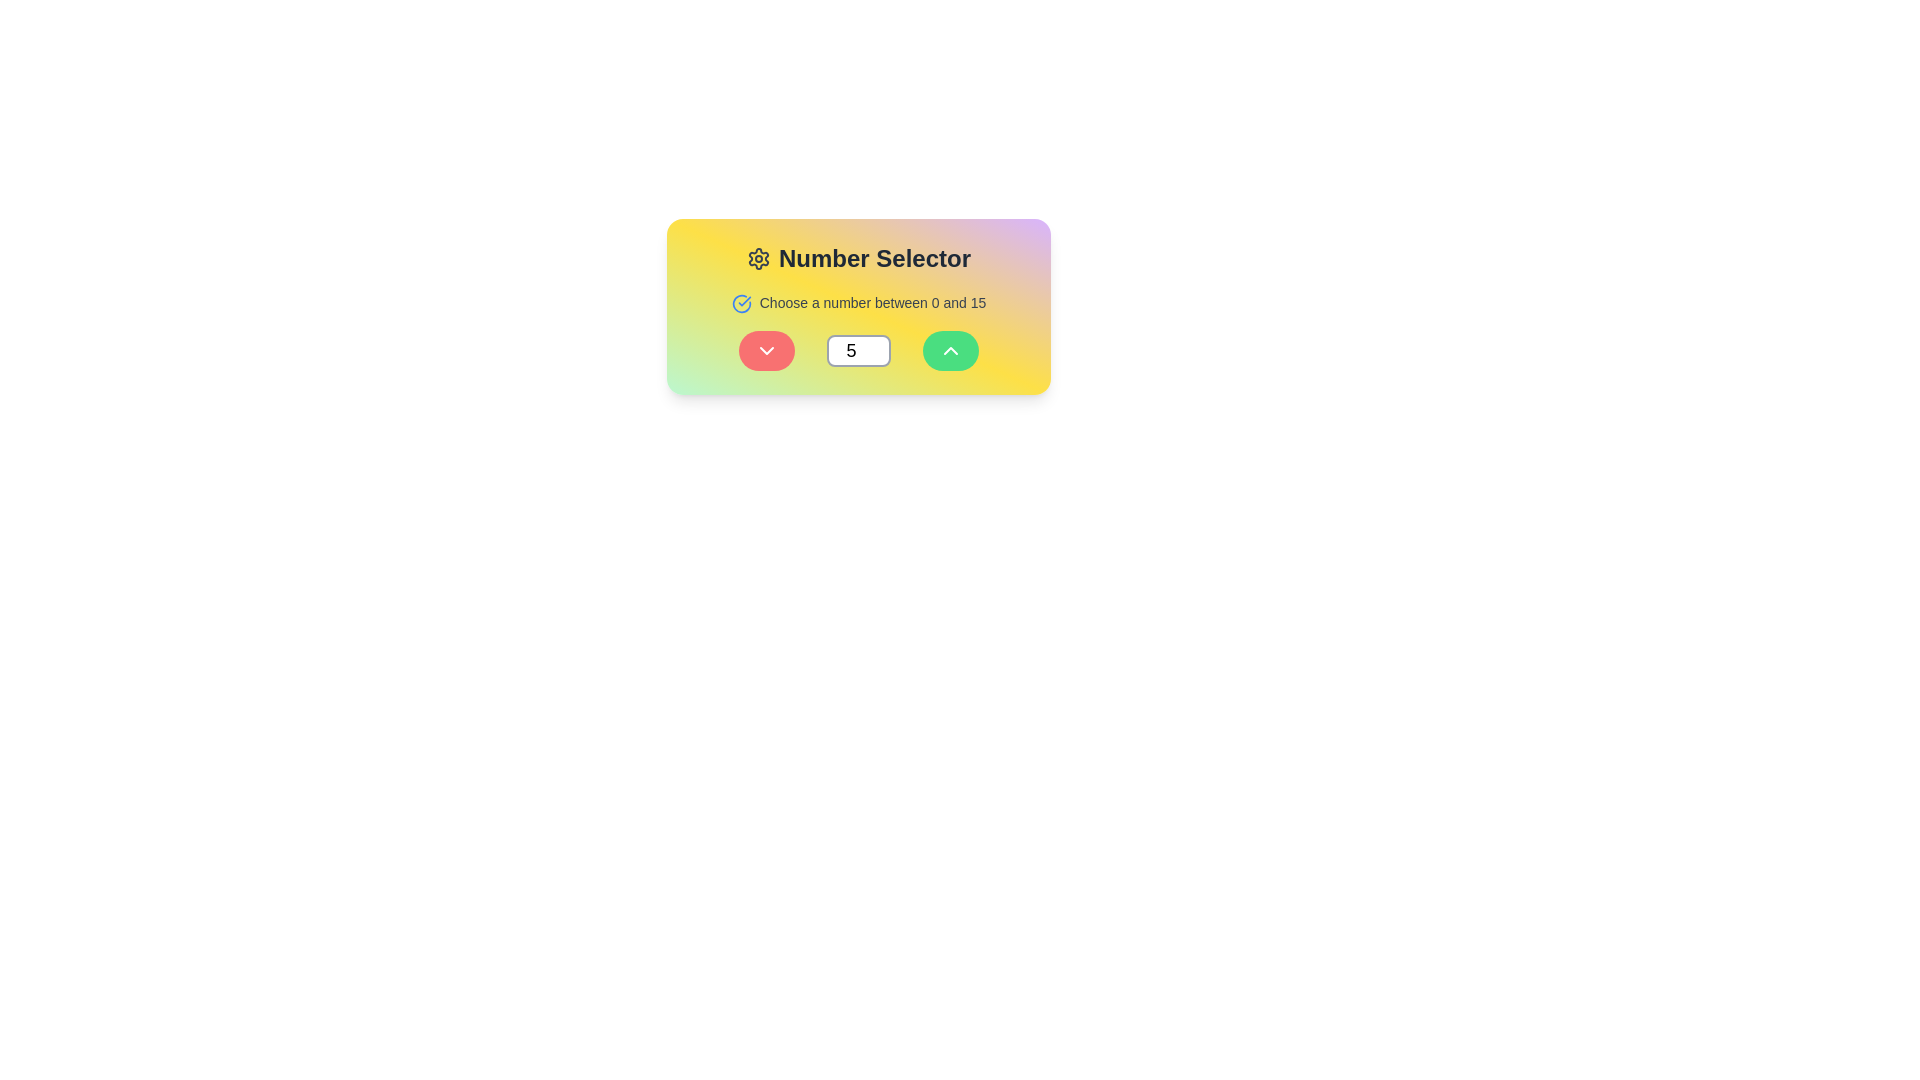 This screenshot has width=1920, height=1080. Describe the element at coordinates (859, 303) in the screenshot. I see `the informational text label that prompts 'Choose a number between 0 and 15', which is located in the center of a colorful rectangular card beneath the title 'Number Selector'` at that location.